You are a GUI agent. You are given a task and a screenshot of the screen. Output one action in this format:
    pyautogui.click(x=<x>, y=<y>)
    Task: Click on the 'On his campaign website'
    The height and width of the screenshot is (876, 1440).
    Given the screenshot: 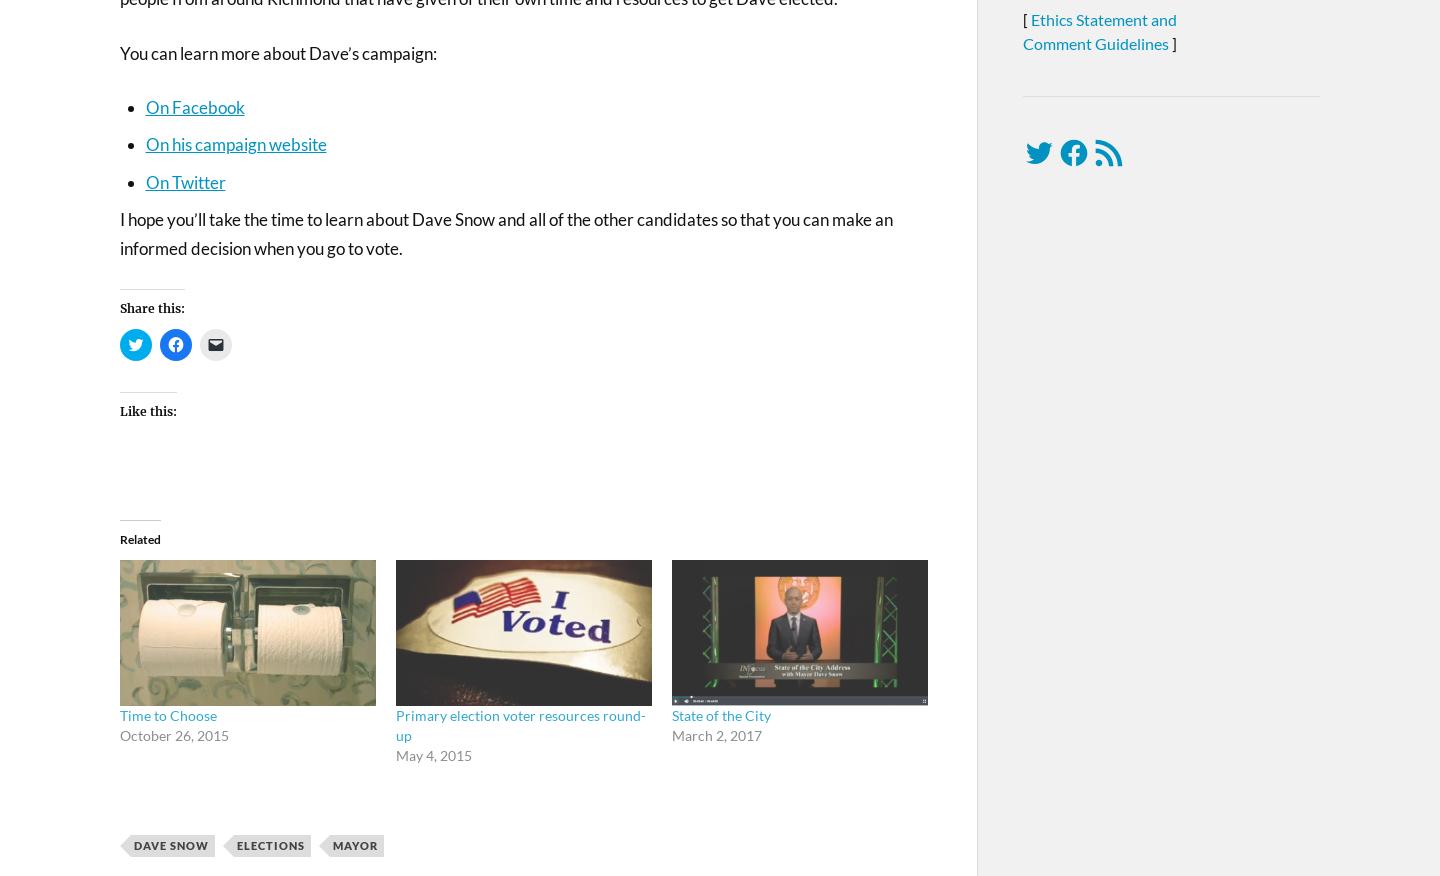 What is the action you would take?
    pyautogui.click(x=235, y=143)
    